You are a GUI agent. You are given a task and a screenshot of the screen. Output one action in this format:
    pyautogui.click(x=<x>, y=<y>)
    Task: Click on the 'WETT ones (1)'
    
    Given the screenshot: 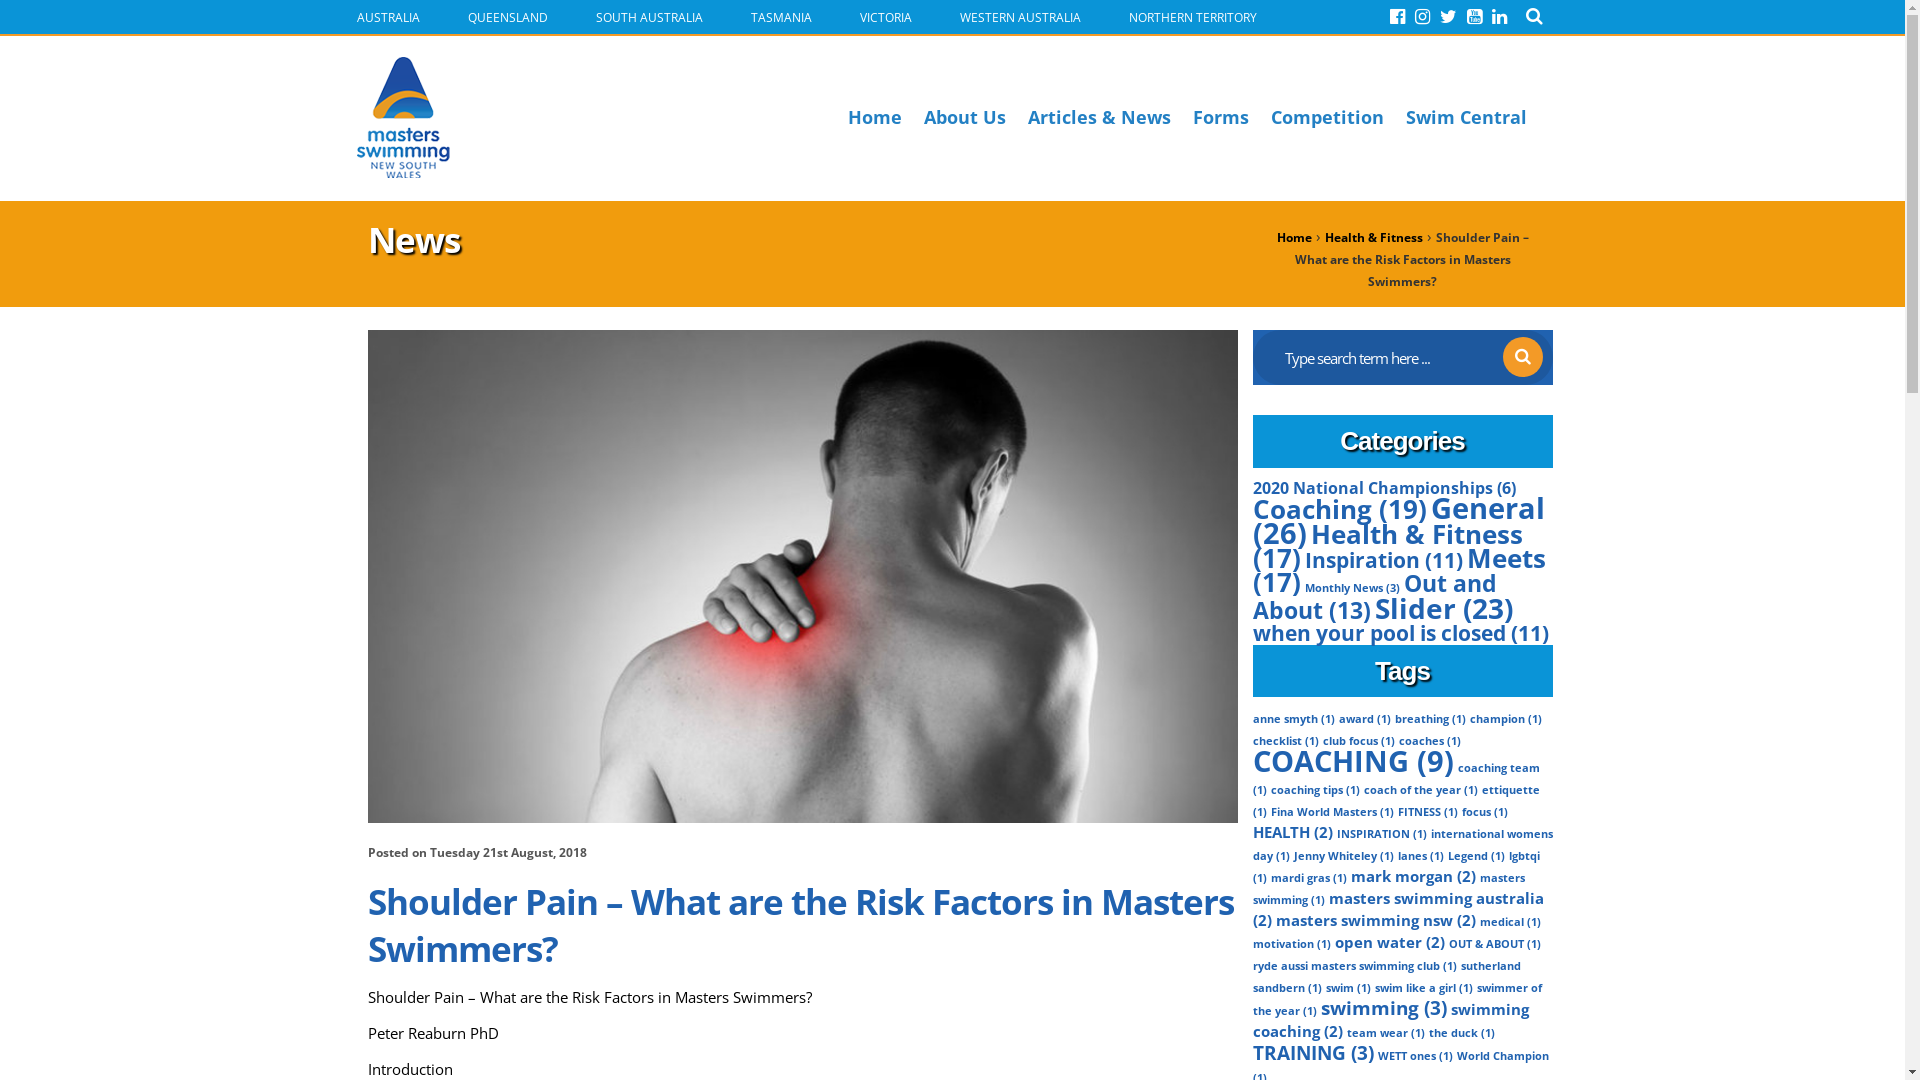 What is the action you would take?
    pyautogui.click(x=1414, y=1055)
    